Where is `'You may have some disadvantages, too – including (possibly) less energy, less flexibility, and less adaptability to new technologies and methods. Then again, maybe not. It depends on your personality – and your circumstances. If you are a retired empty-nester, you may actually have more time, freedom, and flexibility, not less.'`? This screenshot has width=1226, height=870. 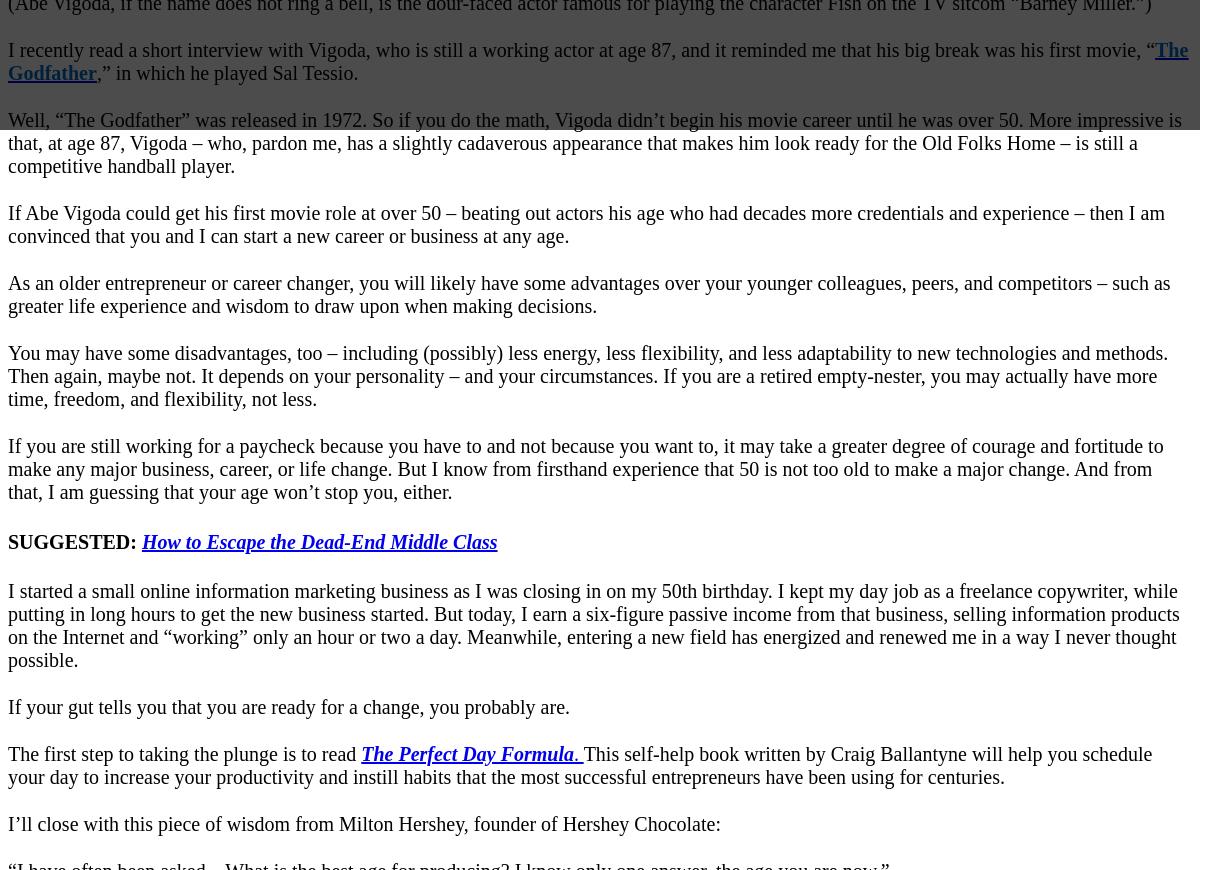
'You may have some disadvantages, too – including (possibly) less energy, less flexibility, and less adaptability to new technologies and methods. Then again, maybe not. It depends on your personality – and your circumstances. If you are a retired empty-nester, you may actually have more time, freedom, and flexibility, not less.' is located at coordinates (586, 376).